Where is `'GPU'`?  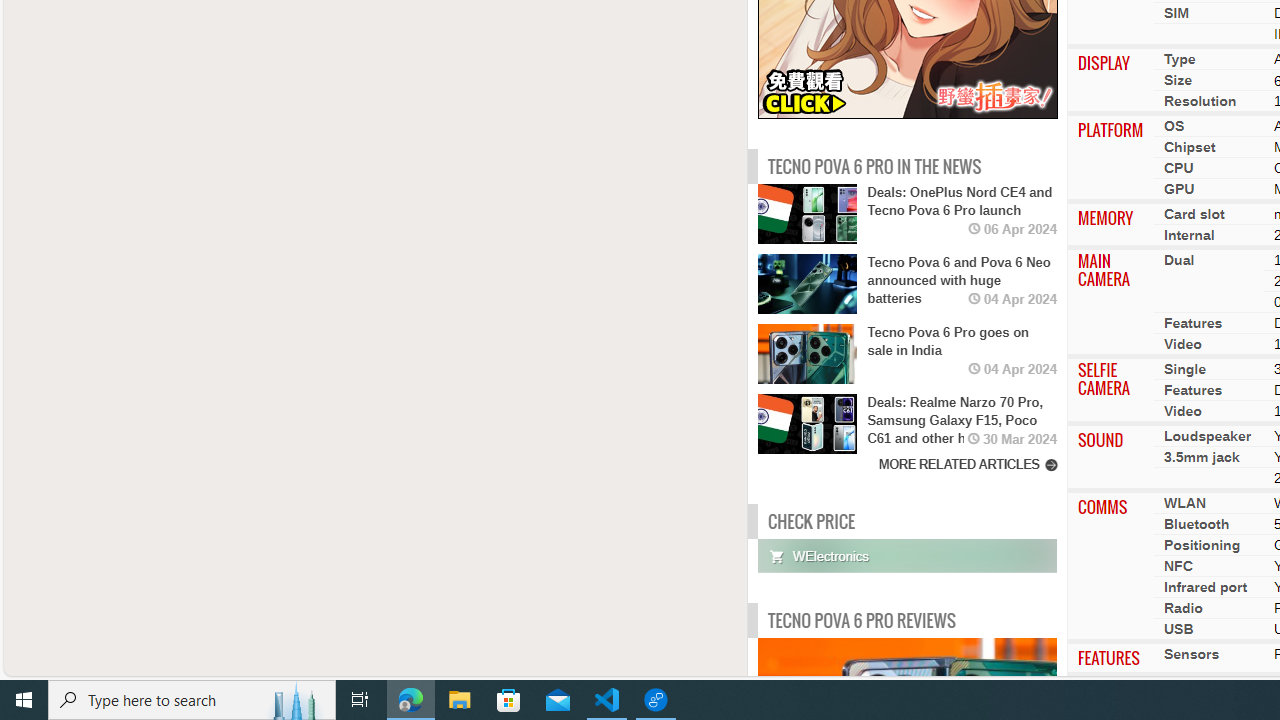 'GPU' is located at coordinates (1179, 189).